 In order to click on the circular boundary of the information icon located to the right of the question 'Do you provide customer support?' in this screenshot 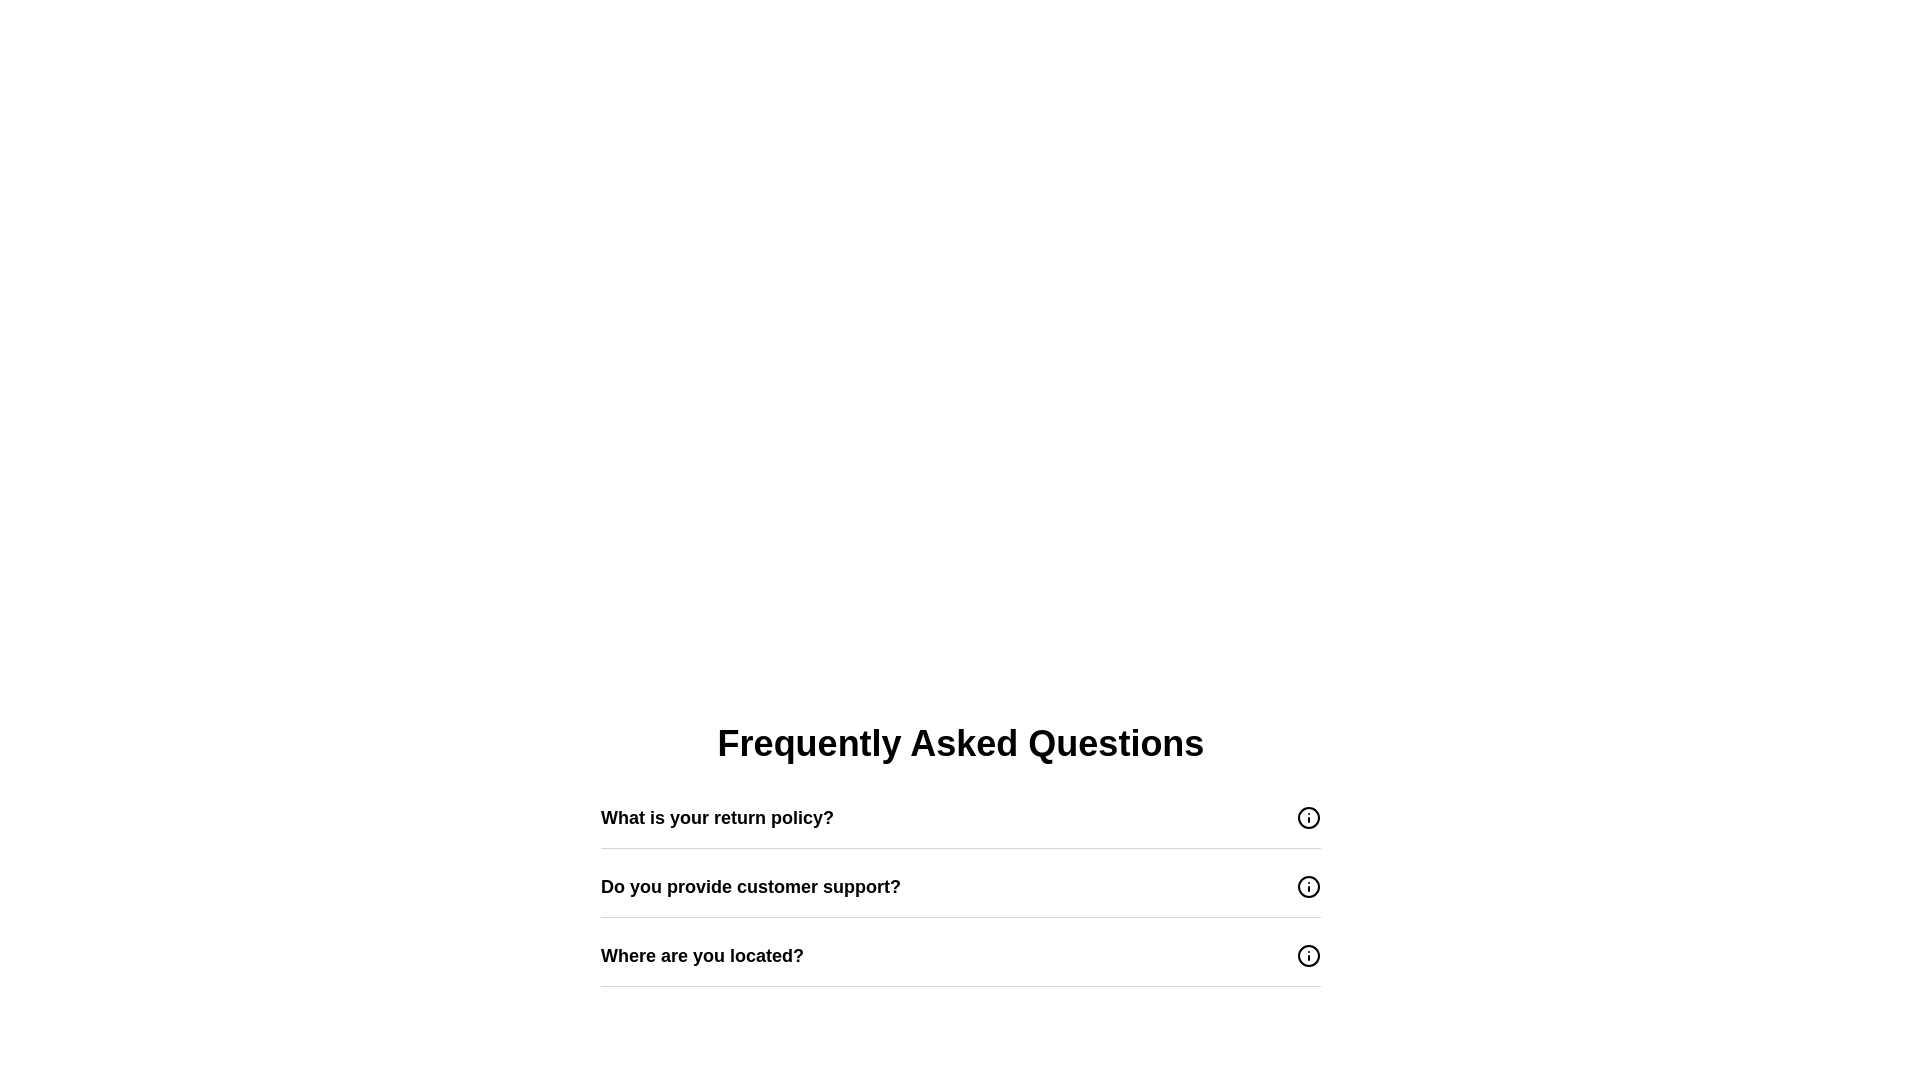, I will do `click(1309, 886)`.